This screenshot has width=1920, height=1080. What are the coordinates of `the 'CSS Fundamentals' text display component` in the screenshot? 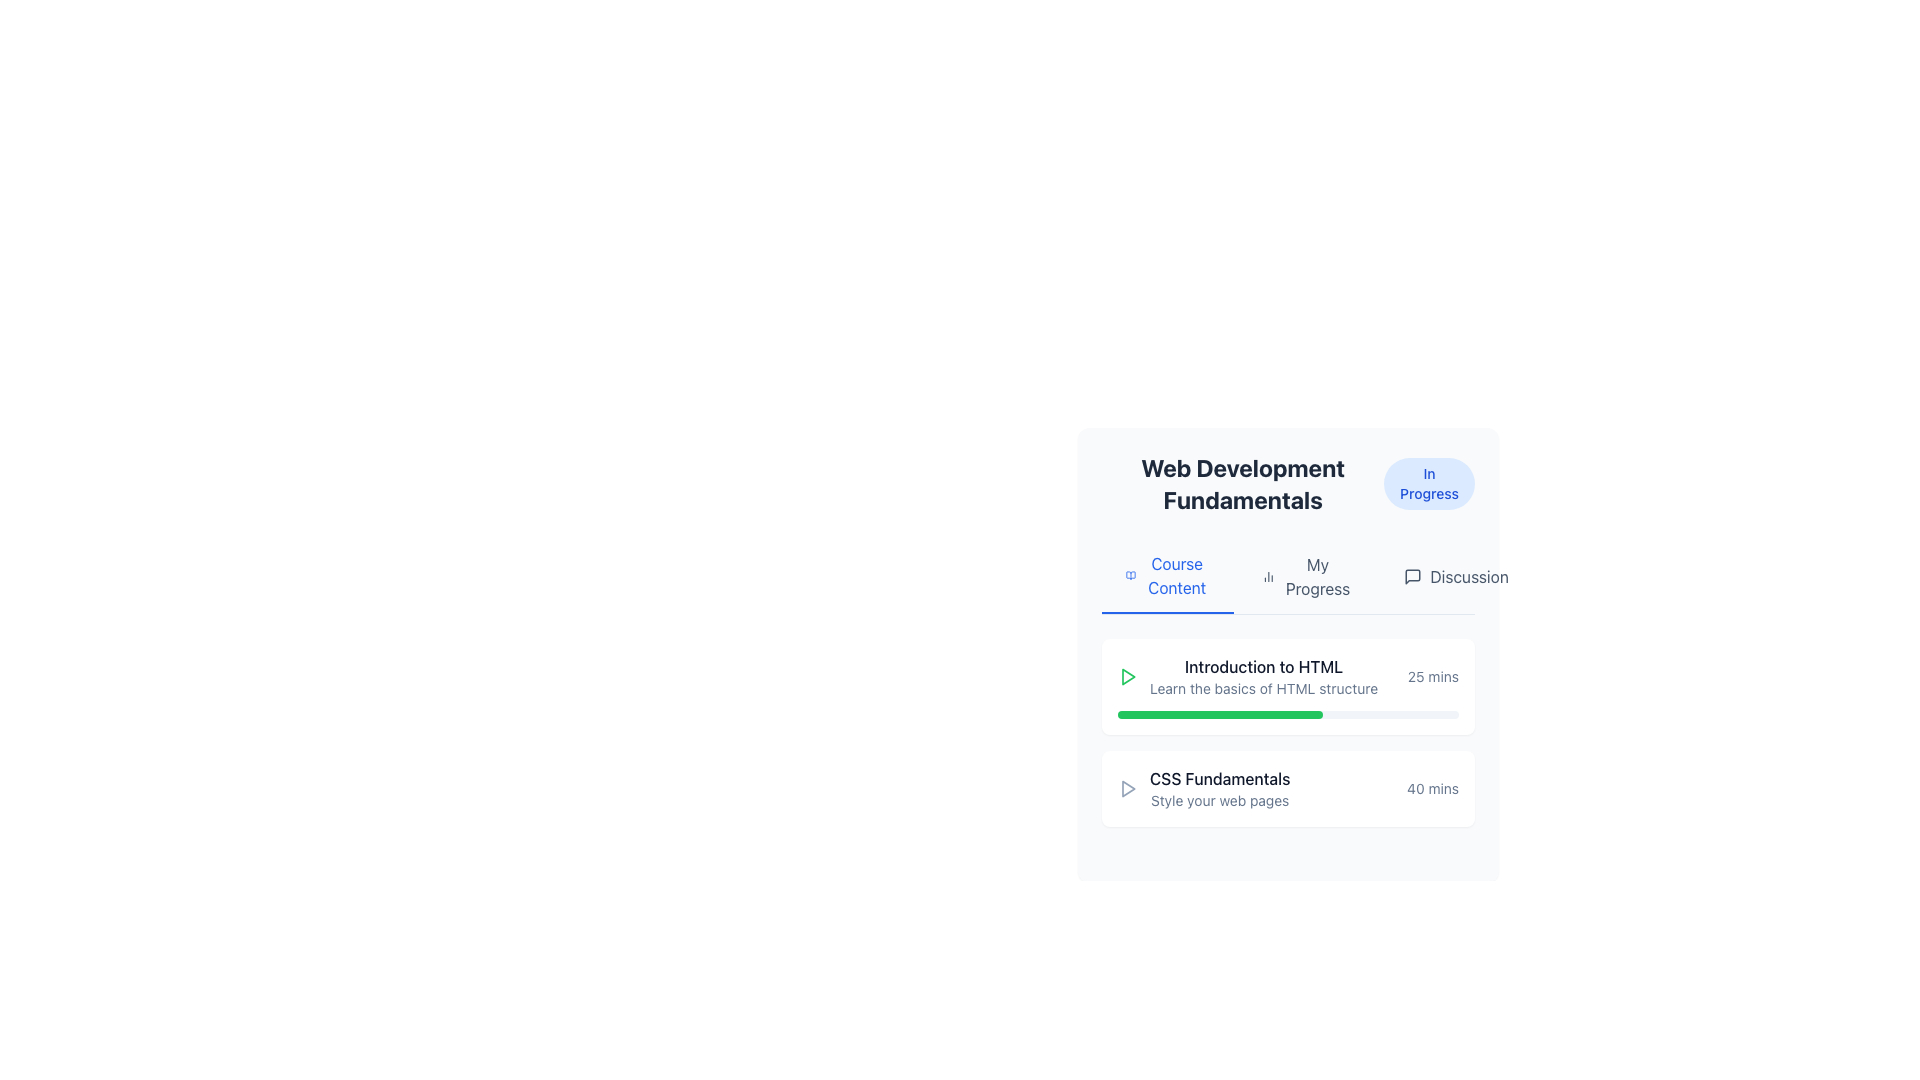 It's located at (1219, 788).